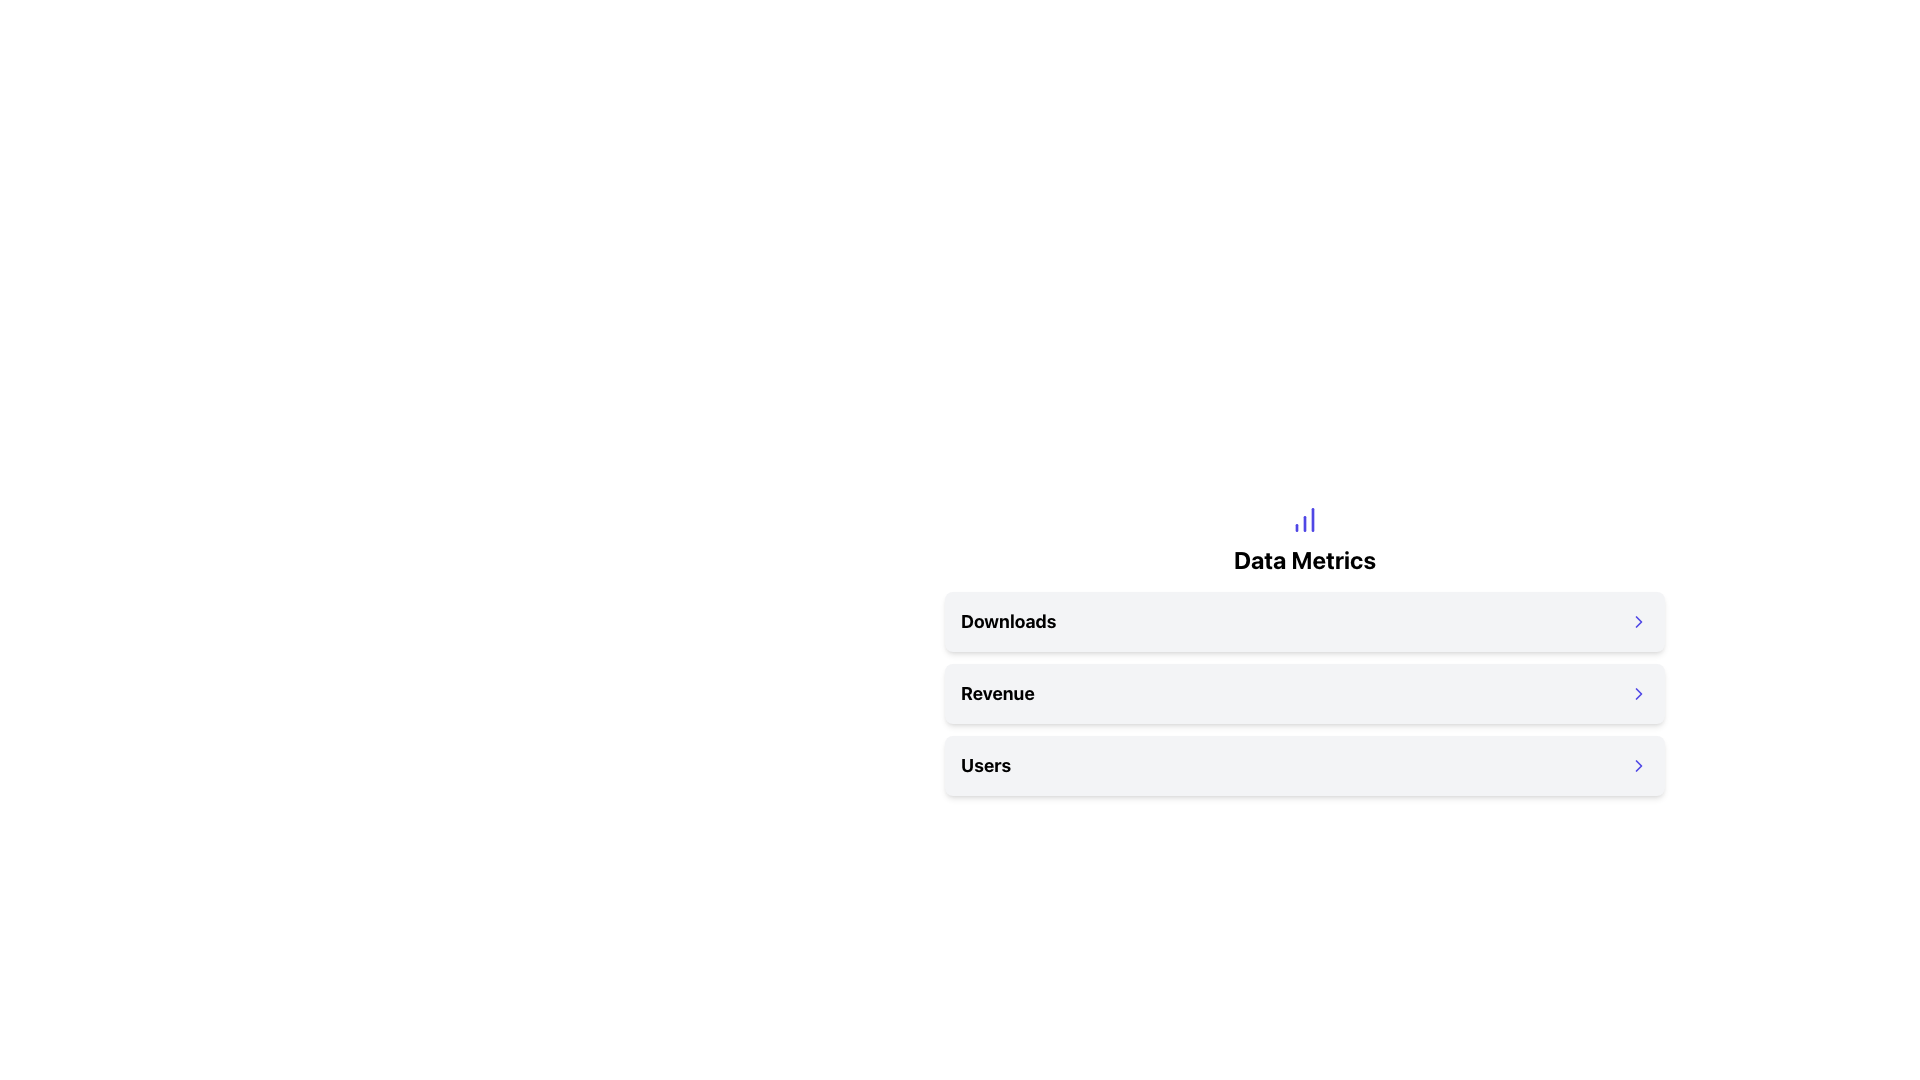 This screenshot has height=1080, width=1920. Describe the element at coordinates (1305, 540) in the screenshot. I see `the Text with icon header that serves as a header indicator for the 'Data Metrics' section, located above the list of items labeled 'Downloads', 'Revenue', and 'Users'` at that location.